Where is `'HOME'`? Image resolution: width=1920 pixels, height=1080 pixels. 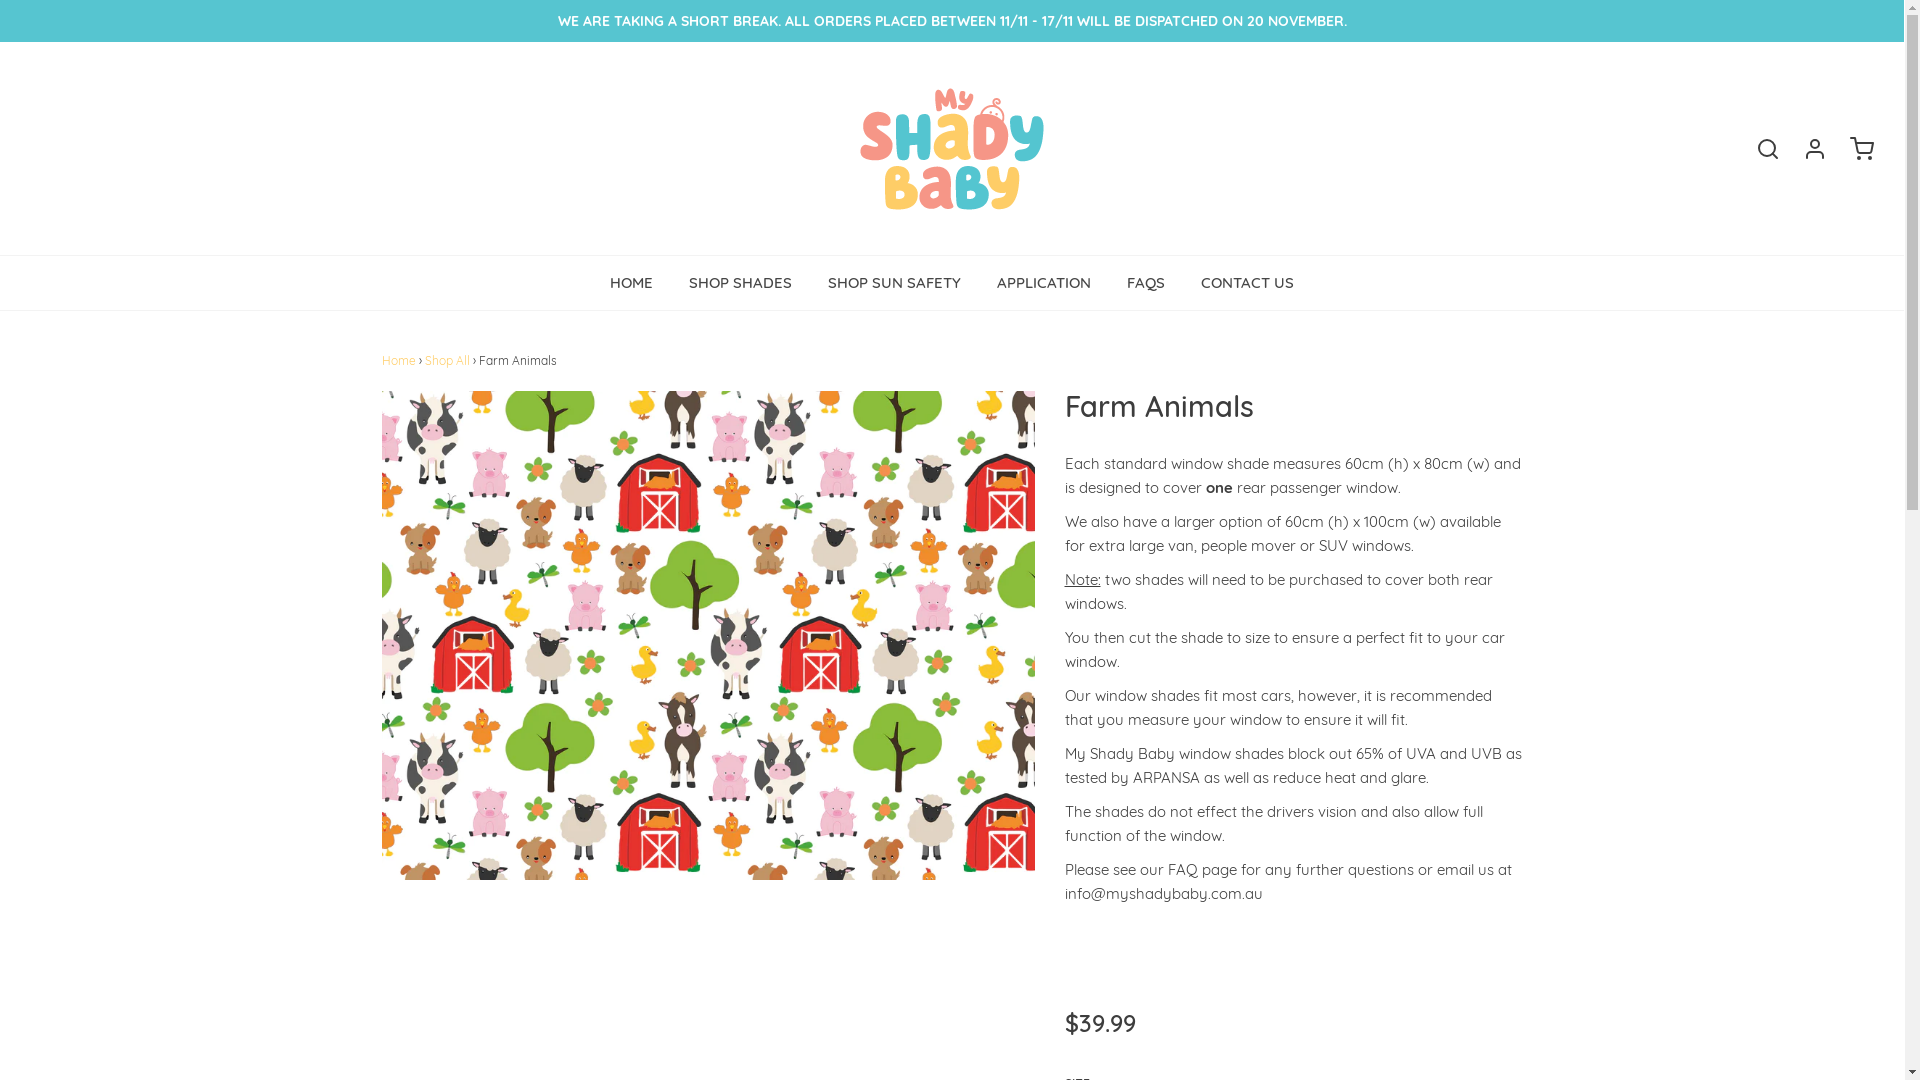
'HOME' is located at coordinates (630, 282).